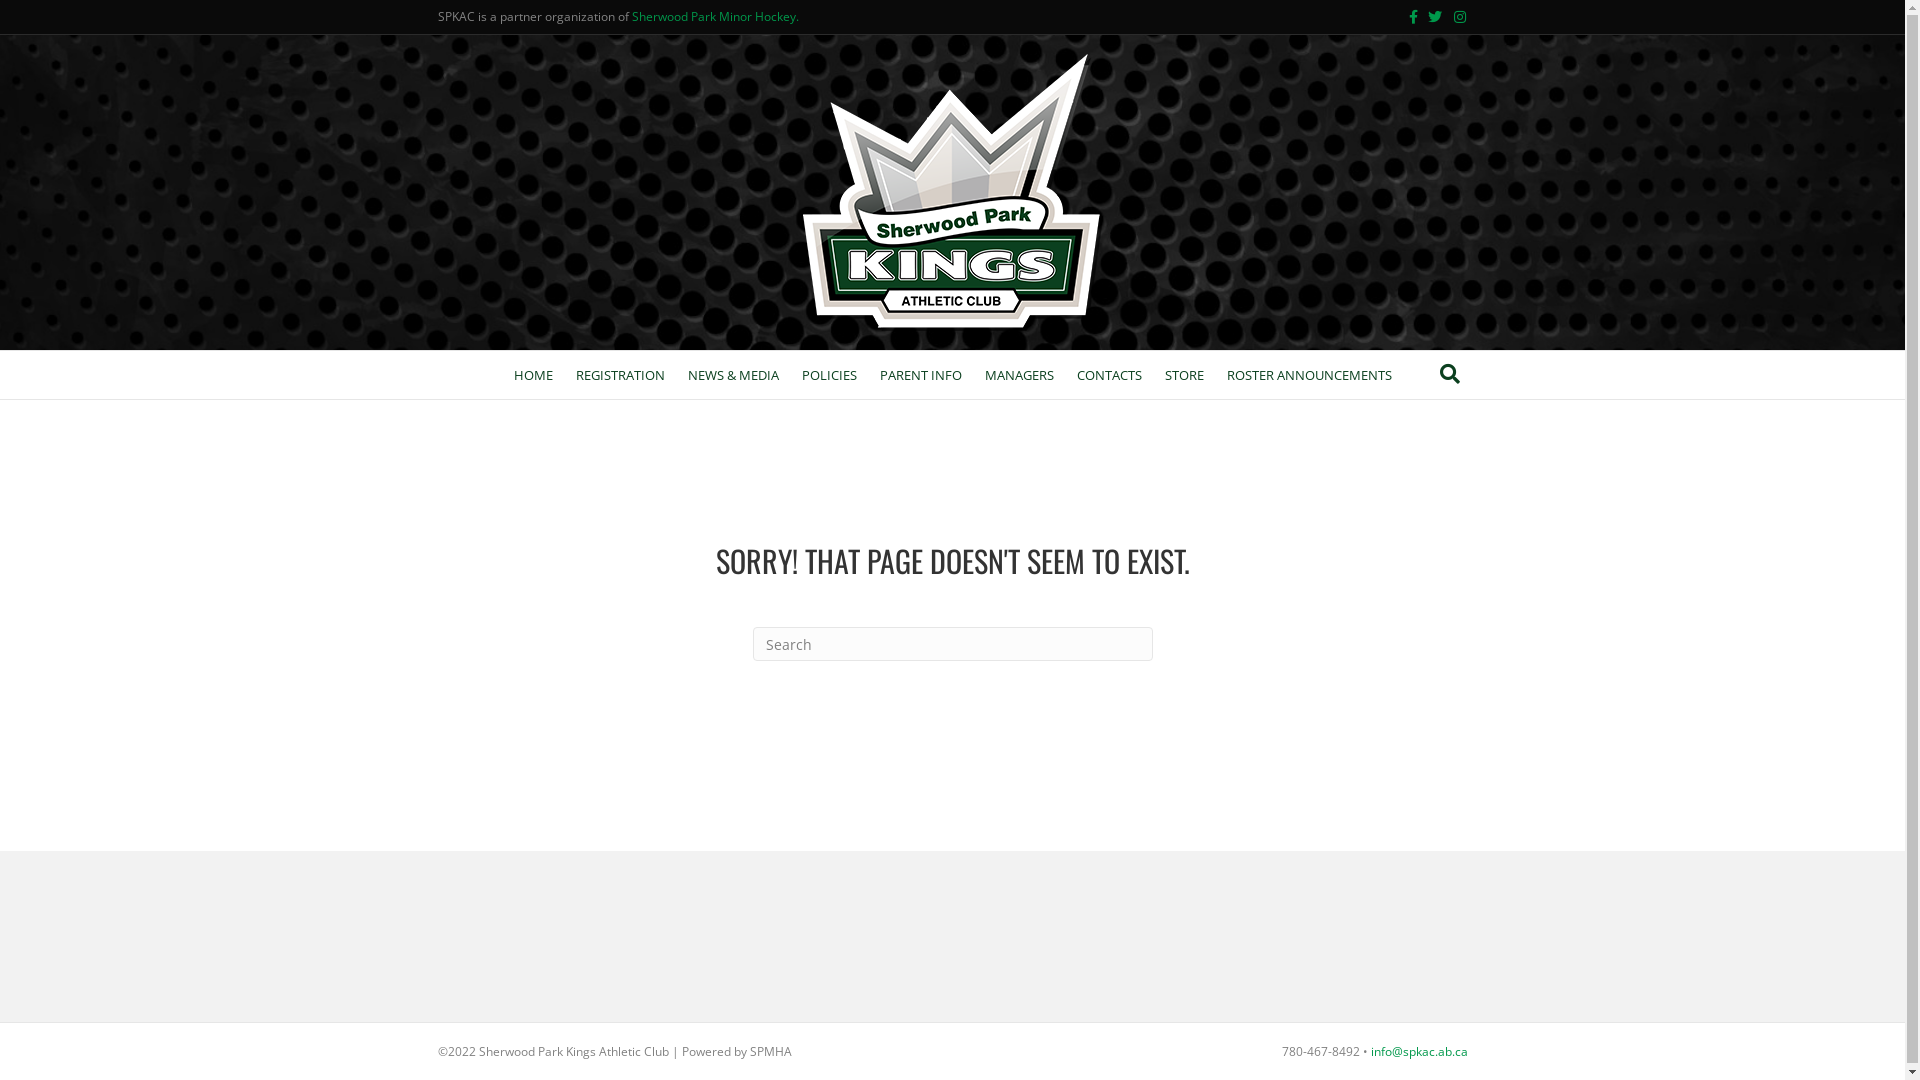 This screenshot has height=1080, width=1920. What do you see at coordinates (1405, 15) in the screenshot?
I see `'Facebook'` at bounding box center [1405, 15].